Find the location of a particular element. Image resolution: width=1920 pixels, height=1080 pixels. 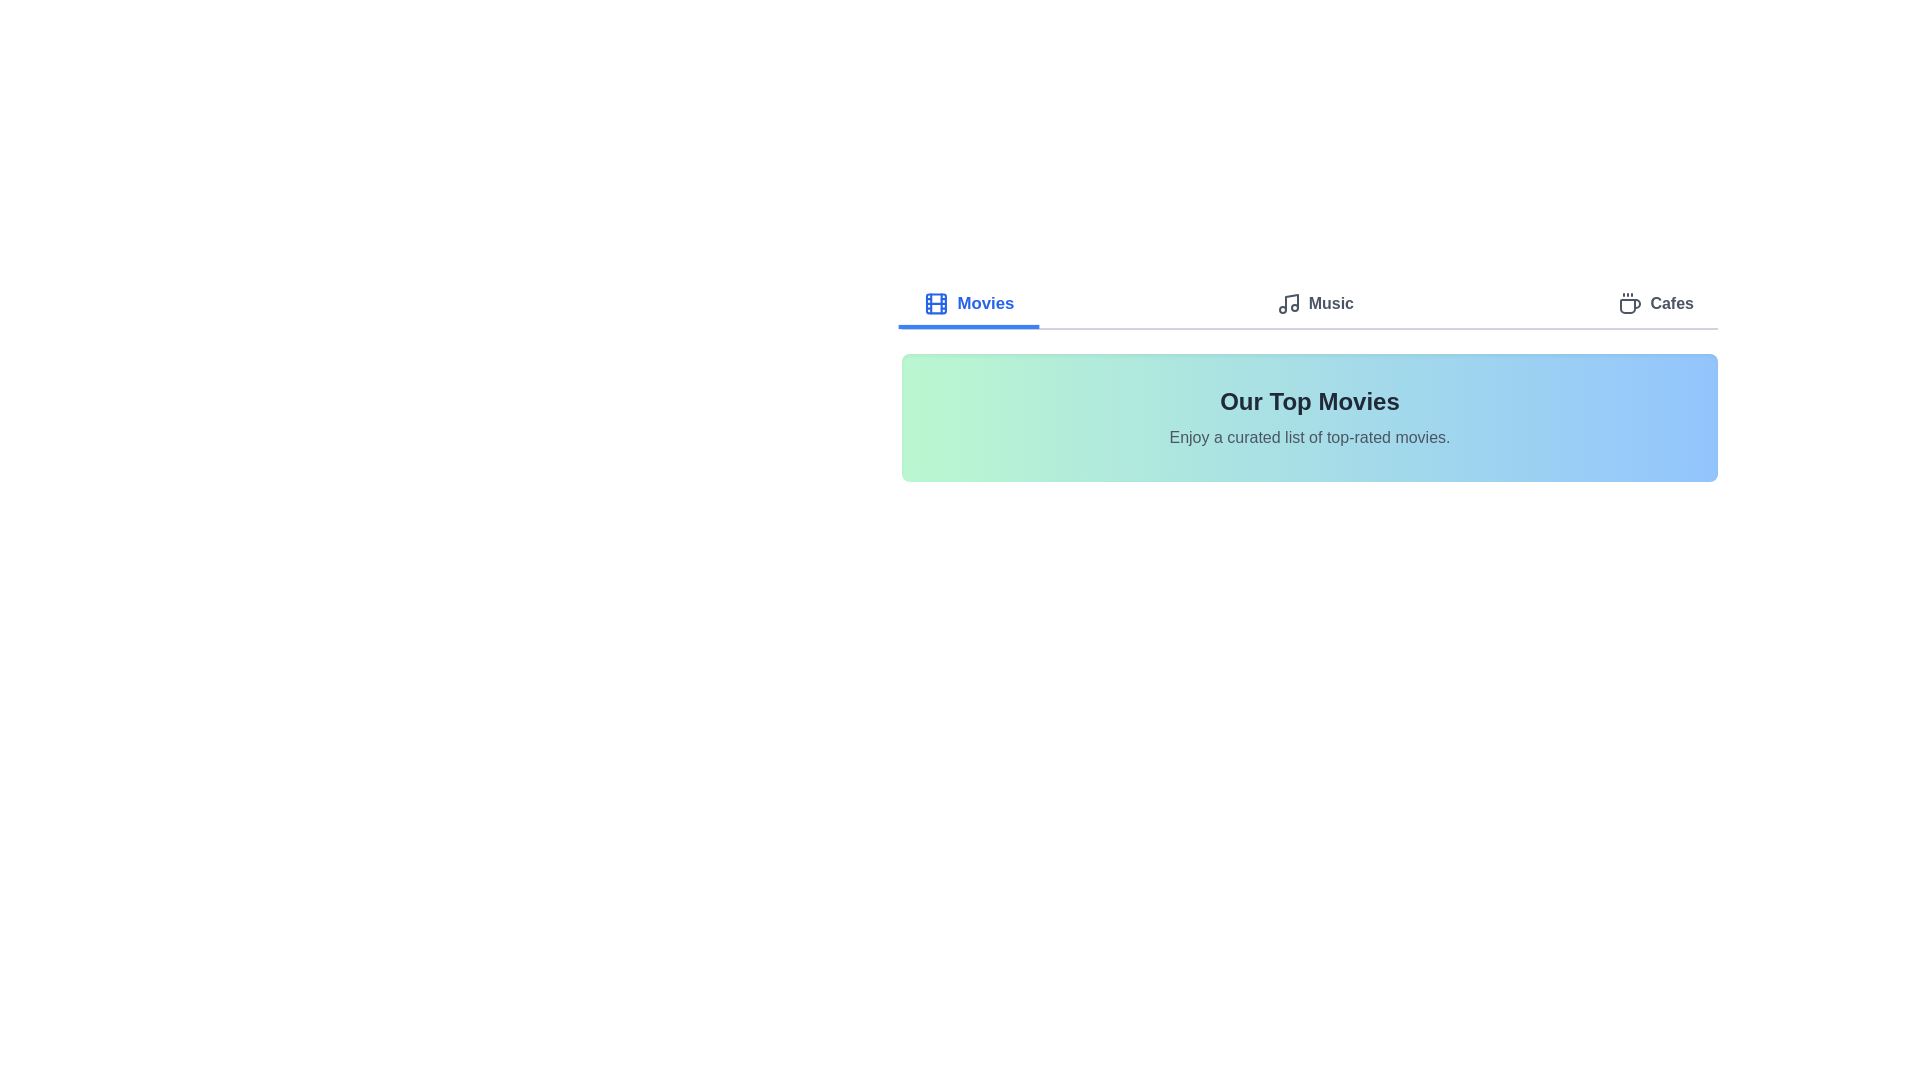

the Music tab is located at coordinates (1315, 305).